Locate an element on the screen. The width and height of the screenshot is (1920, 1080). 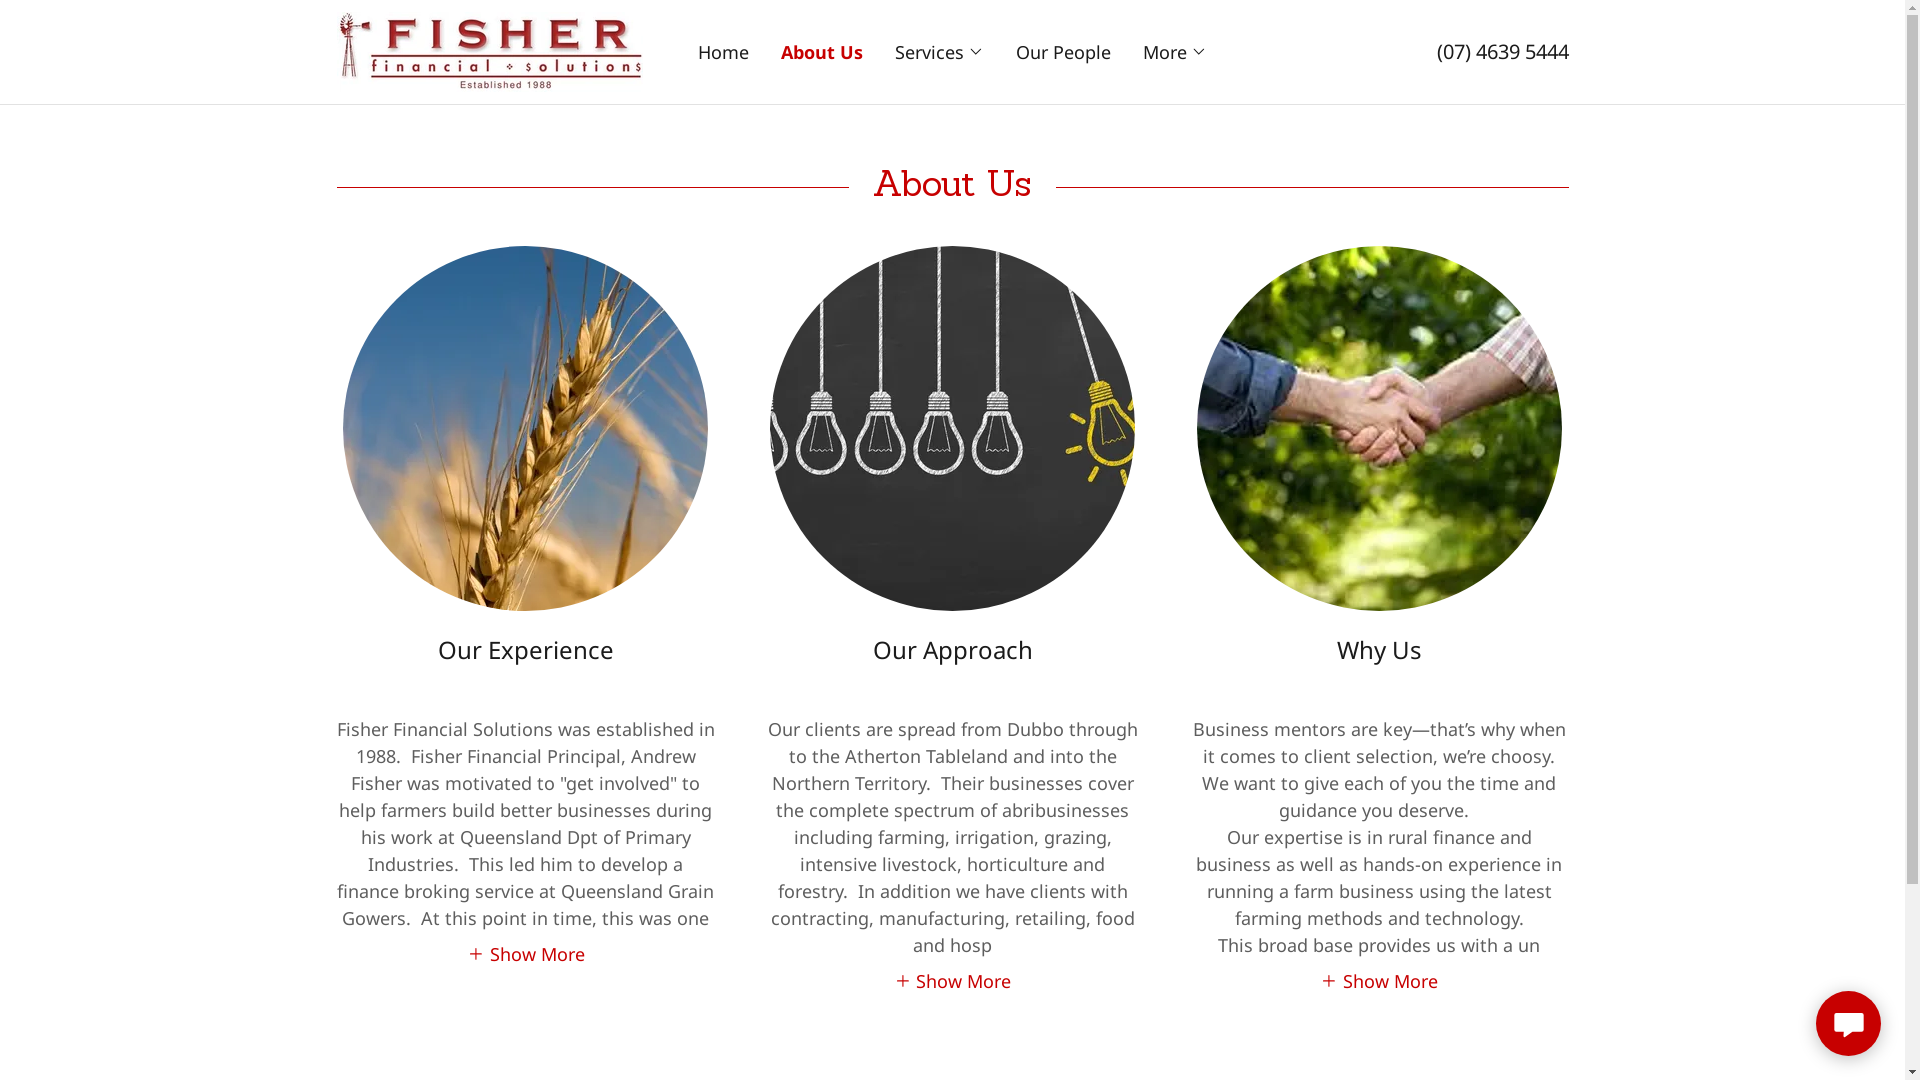
'(07) 4639 5444' is located at coordinates (1434, 50).